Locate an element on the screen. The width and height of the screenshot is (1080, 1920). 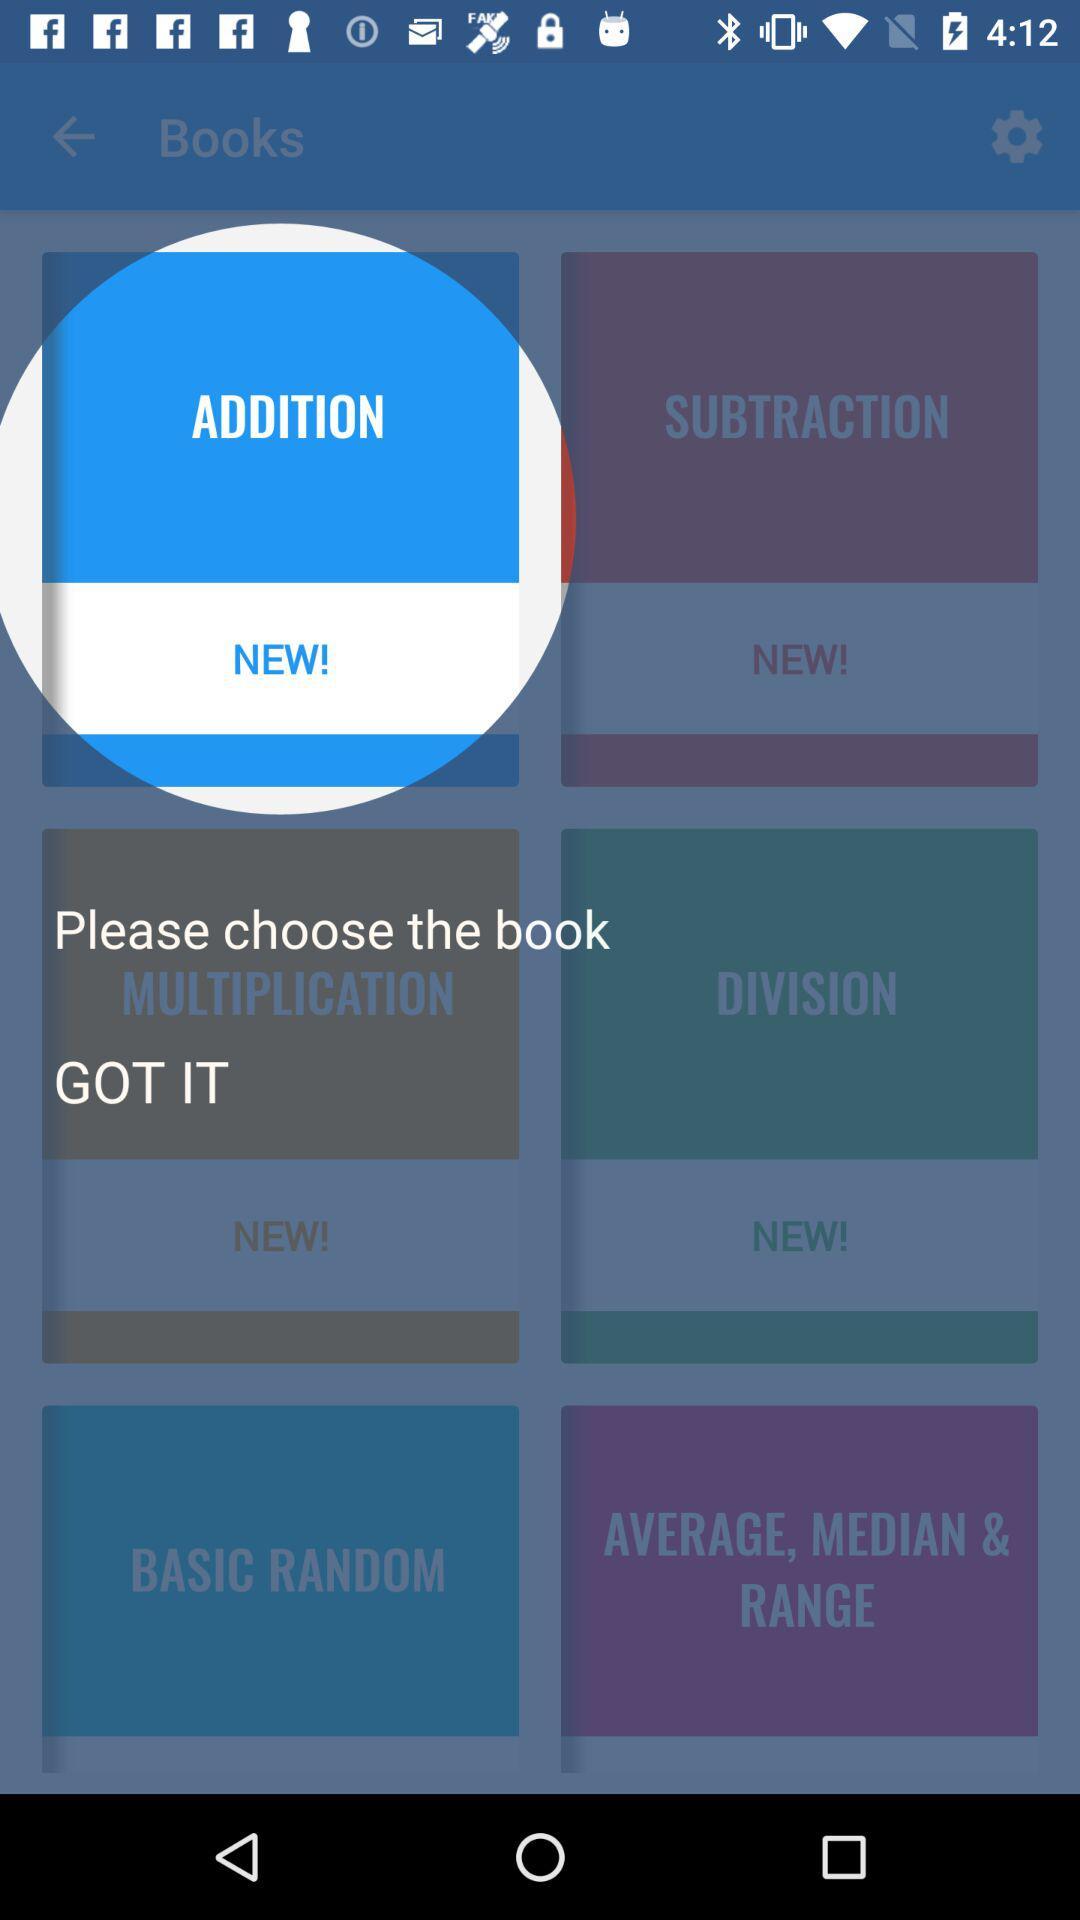
the got it icon is located at coordinates (140, 1079).